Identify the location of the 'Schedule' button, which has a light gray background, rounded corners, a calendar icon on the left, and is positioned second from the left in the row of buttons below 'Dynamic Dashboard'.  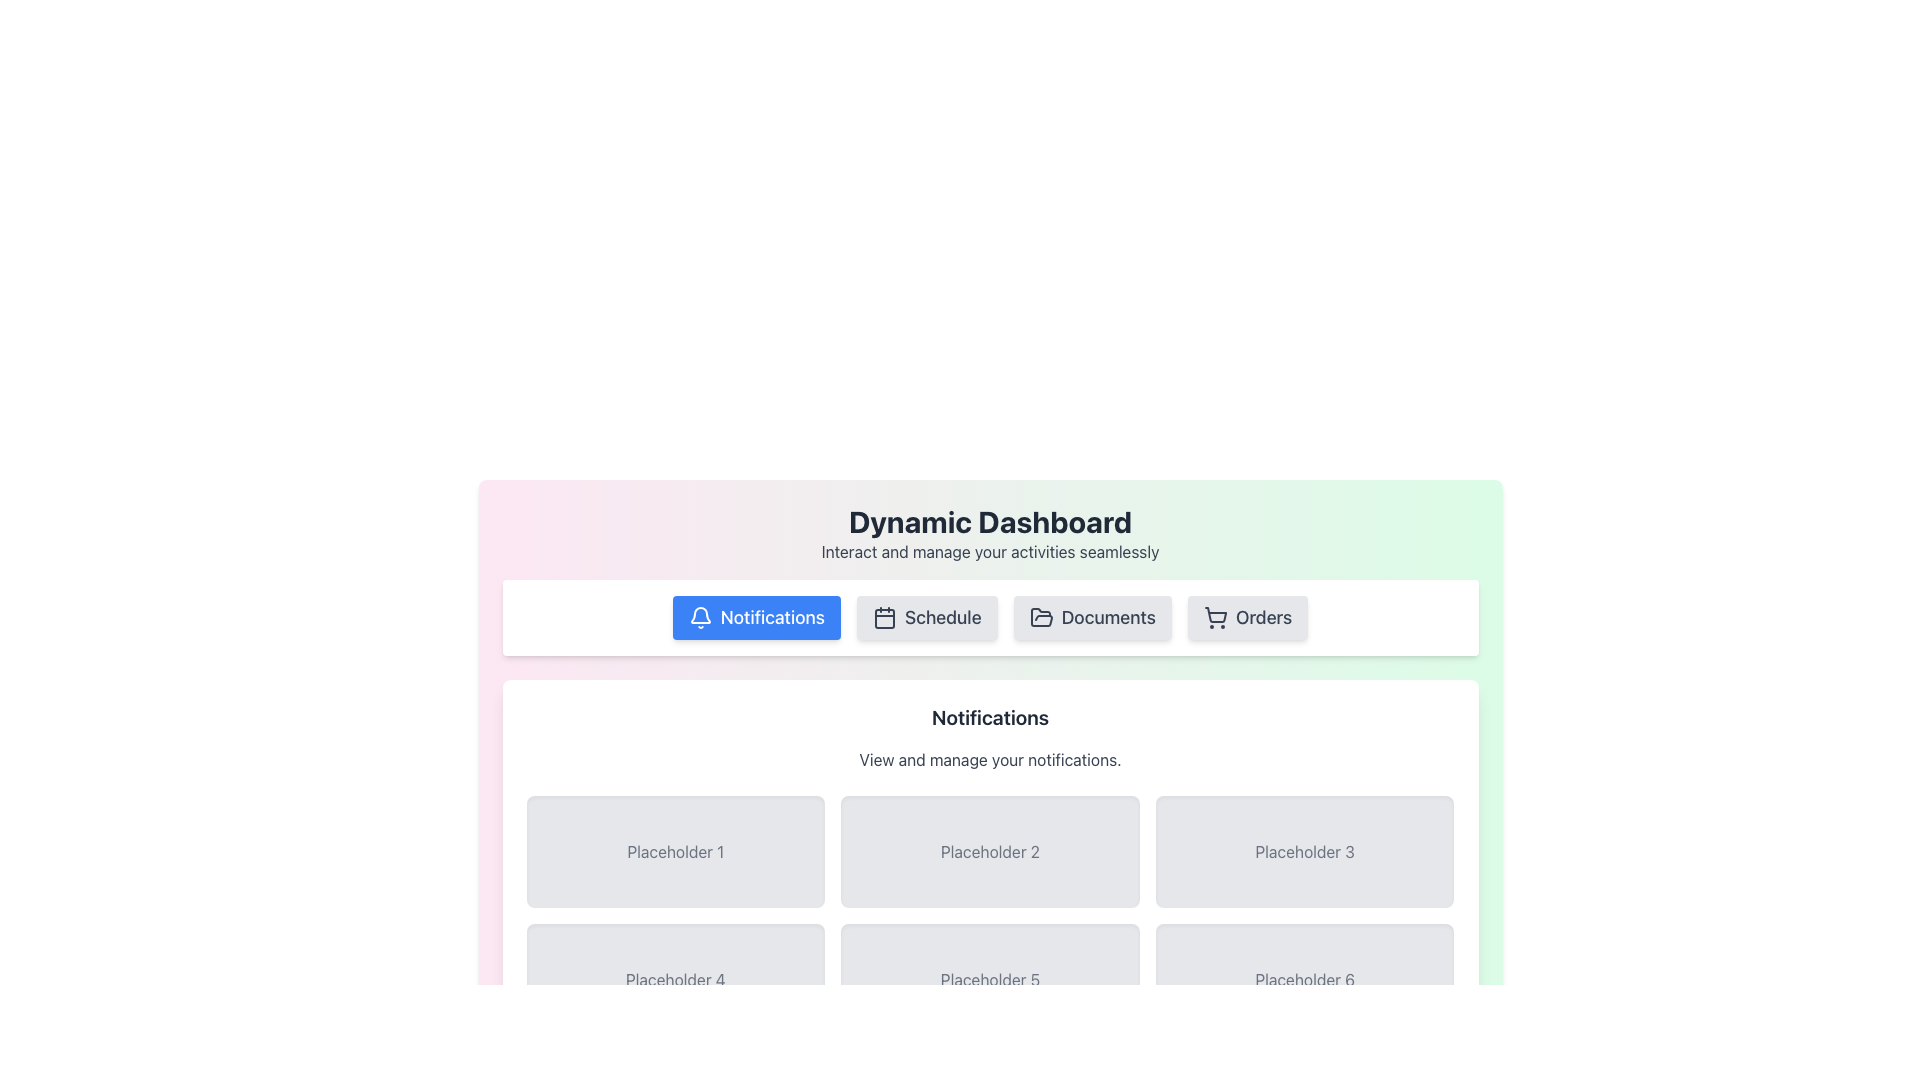
(925, 616).